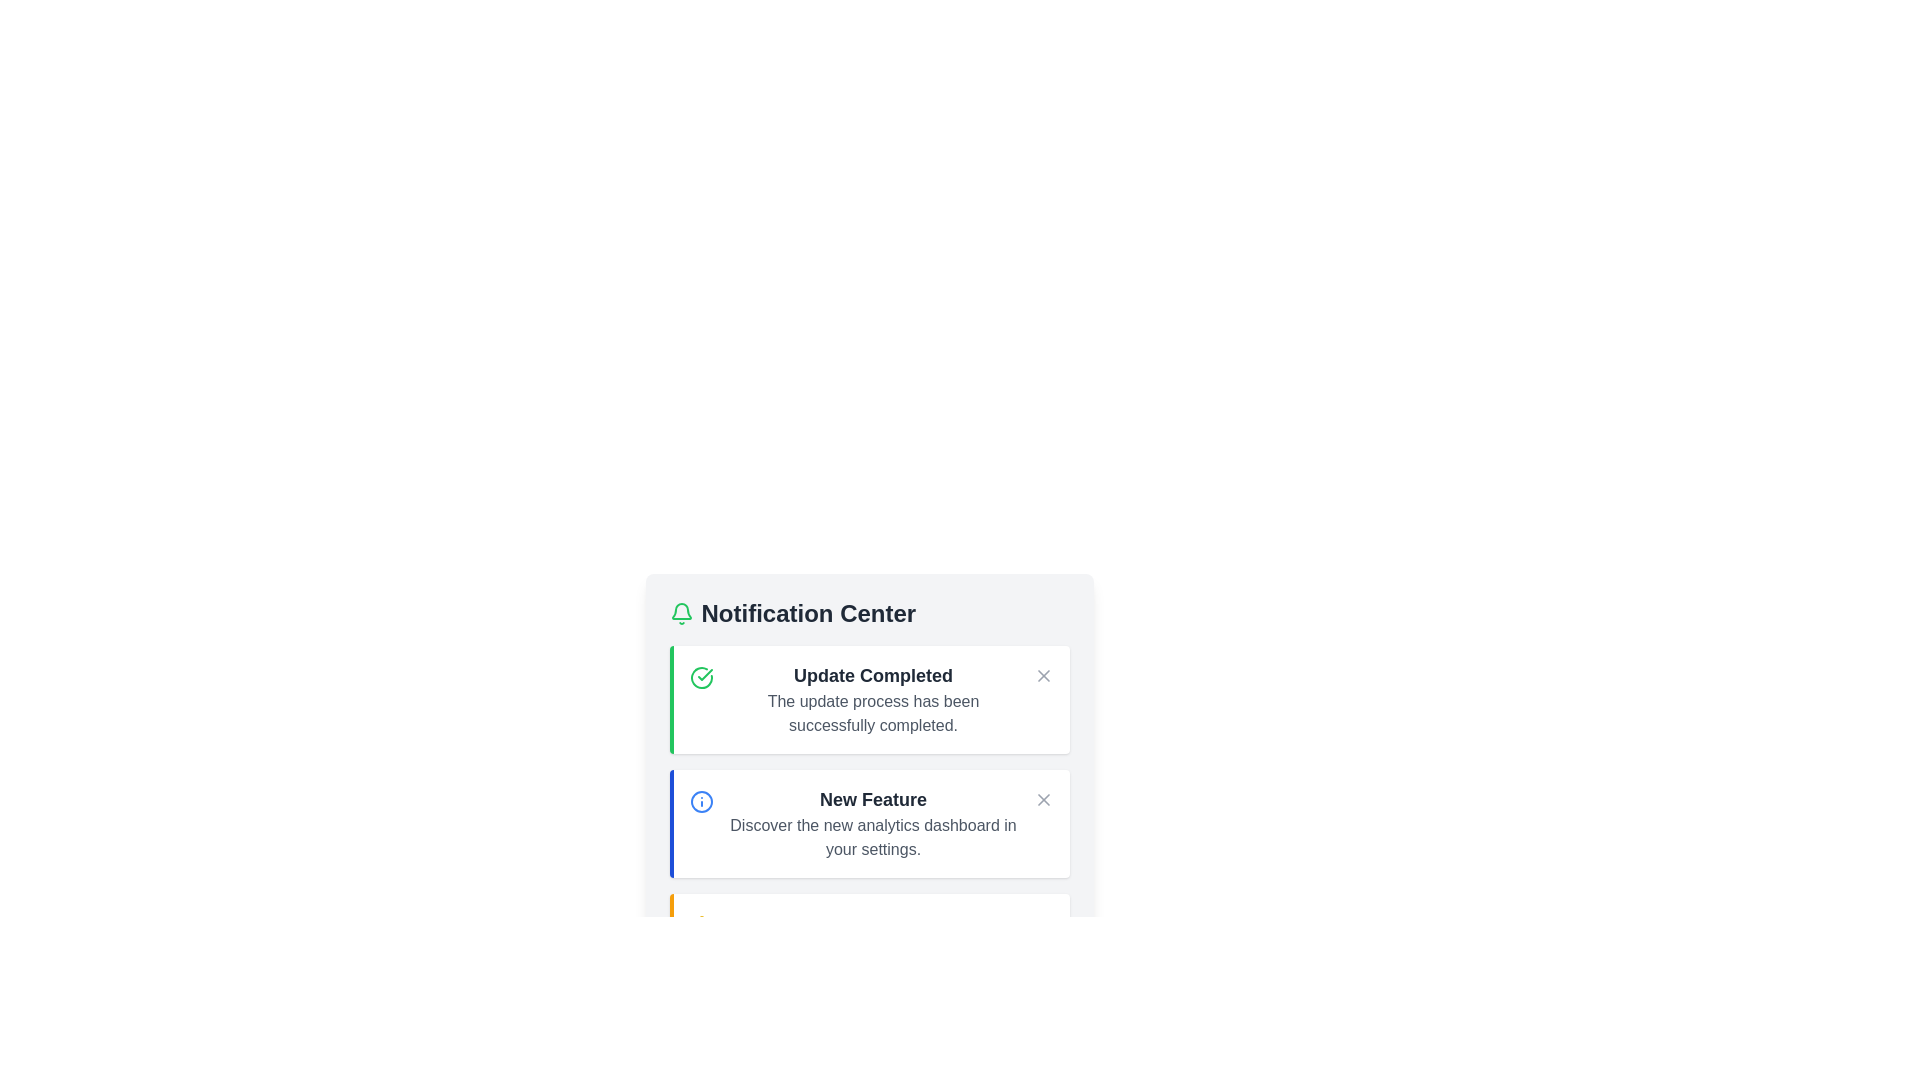 Image resolution: width=1920 pixels, height=1080 pixels. What do you see at coordinates (681, 612) in the screenshot?
I see `the notification icon located to the left of the 'Notification Center' text` at bounding box center [681, 612].